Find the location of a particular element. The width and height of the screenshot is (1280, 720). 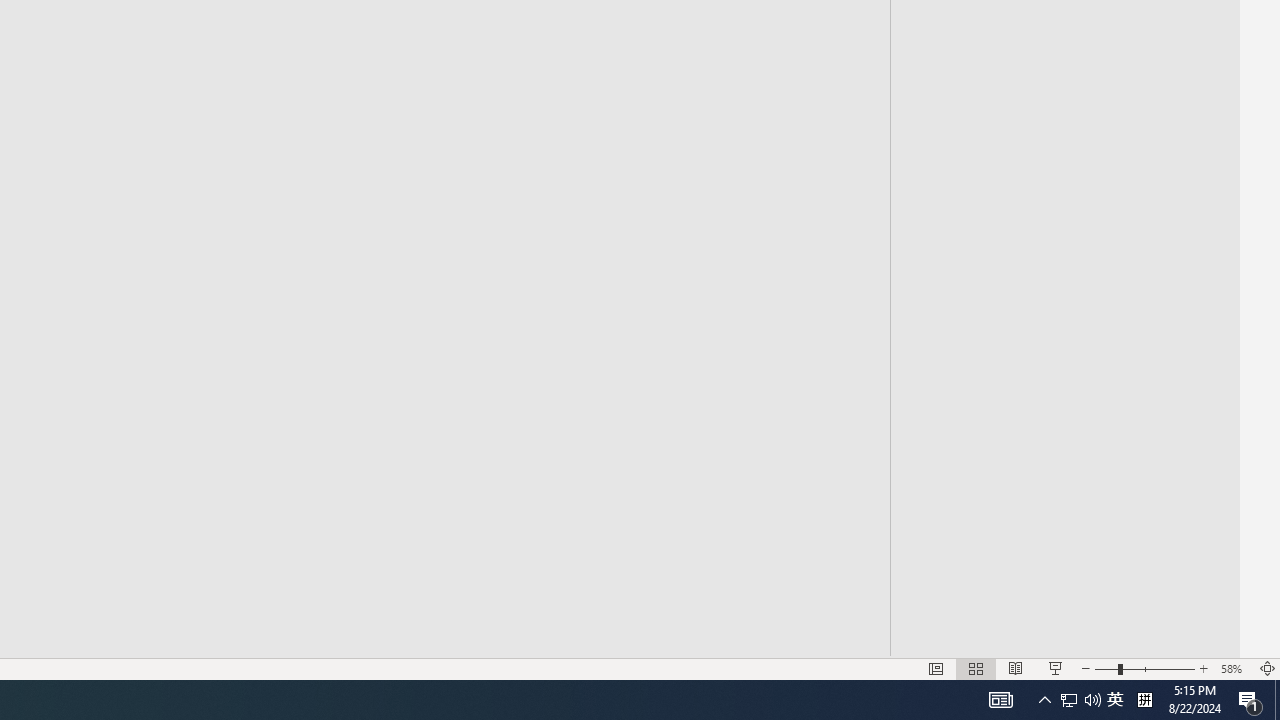

'Zoom' is located at coordinates (1144, 669).